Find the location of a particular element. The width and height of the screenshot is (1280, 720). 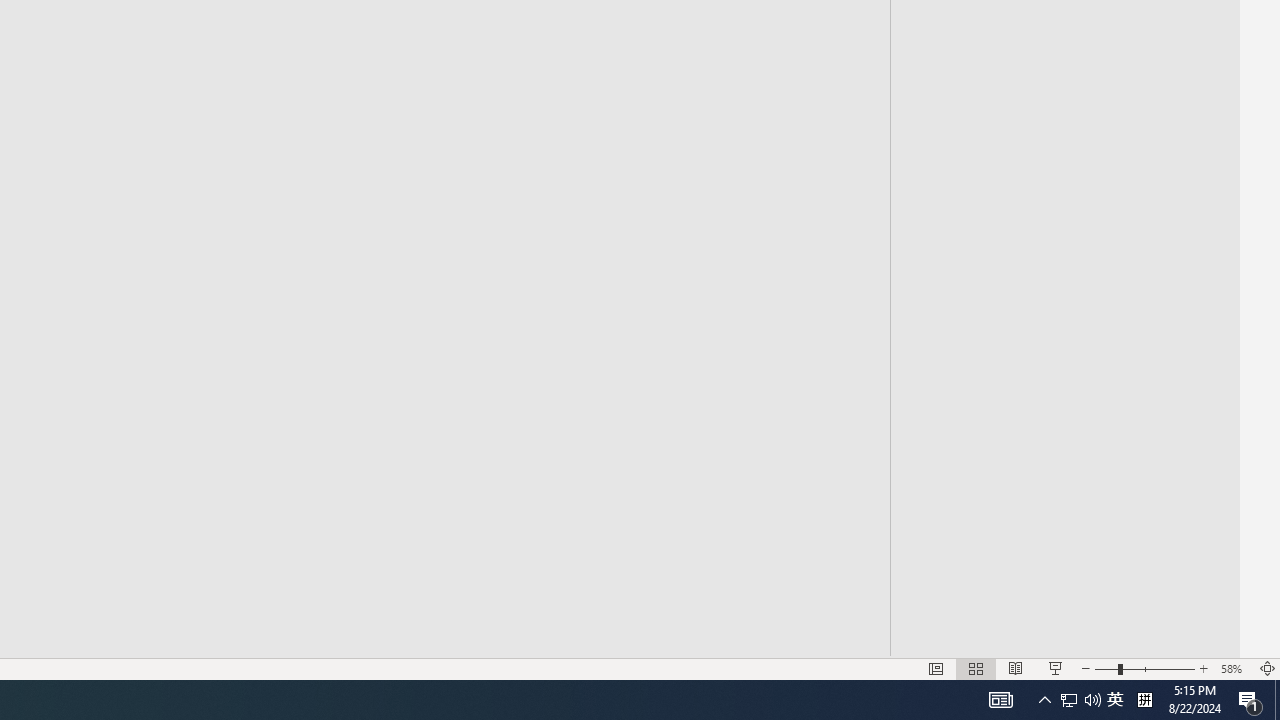

'Zoom' is located at coordinates (1144, 669).